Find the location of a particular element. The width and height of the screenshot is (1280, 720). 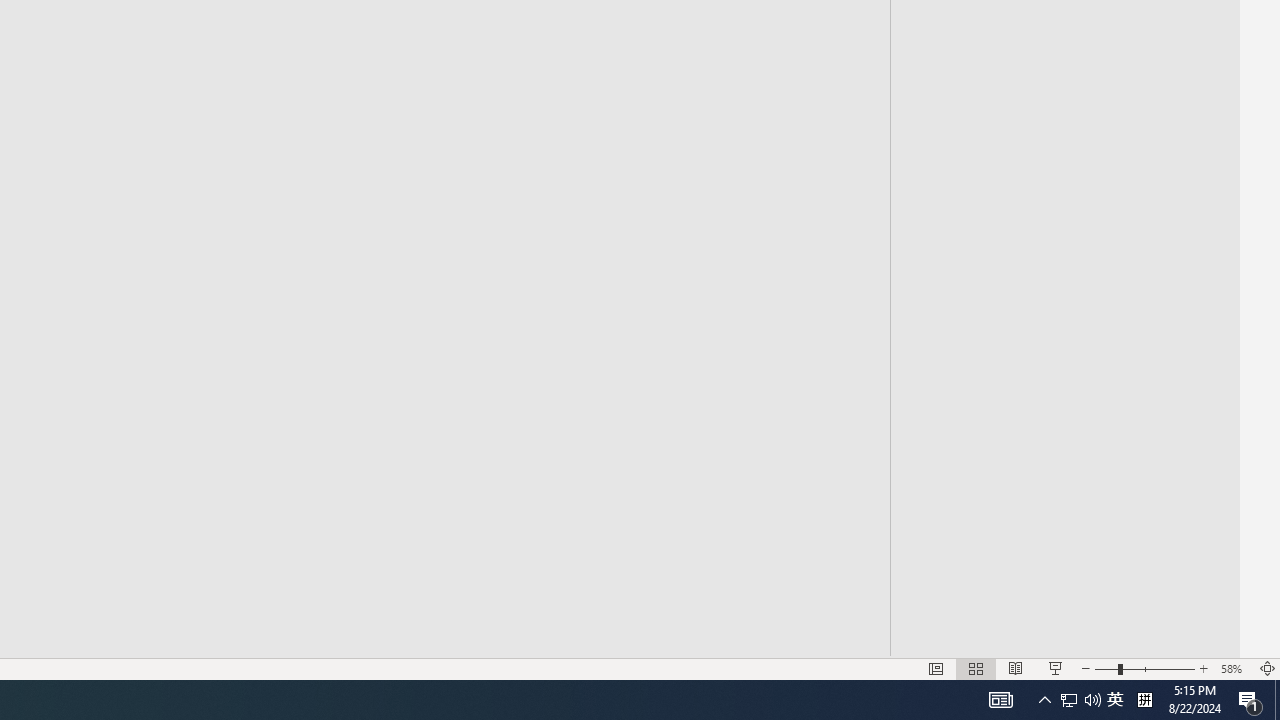

'Zoom' is located at coordinates (1144, 669).